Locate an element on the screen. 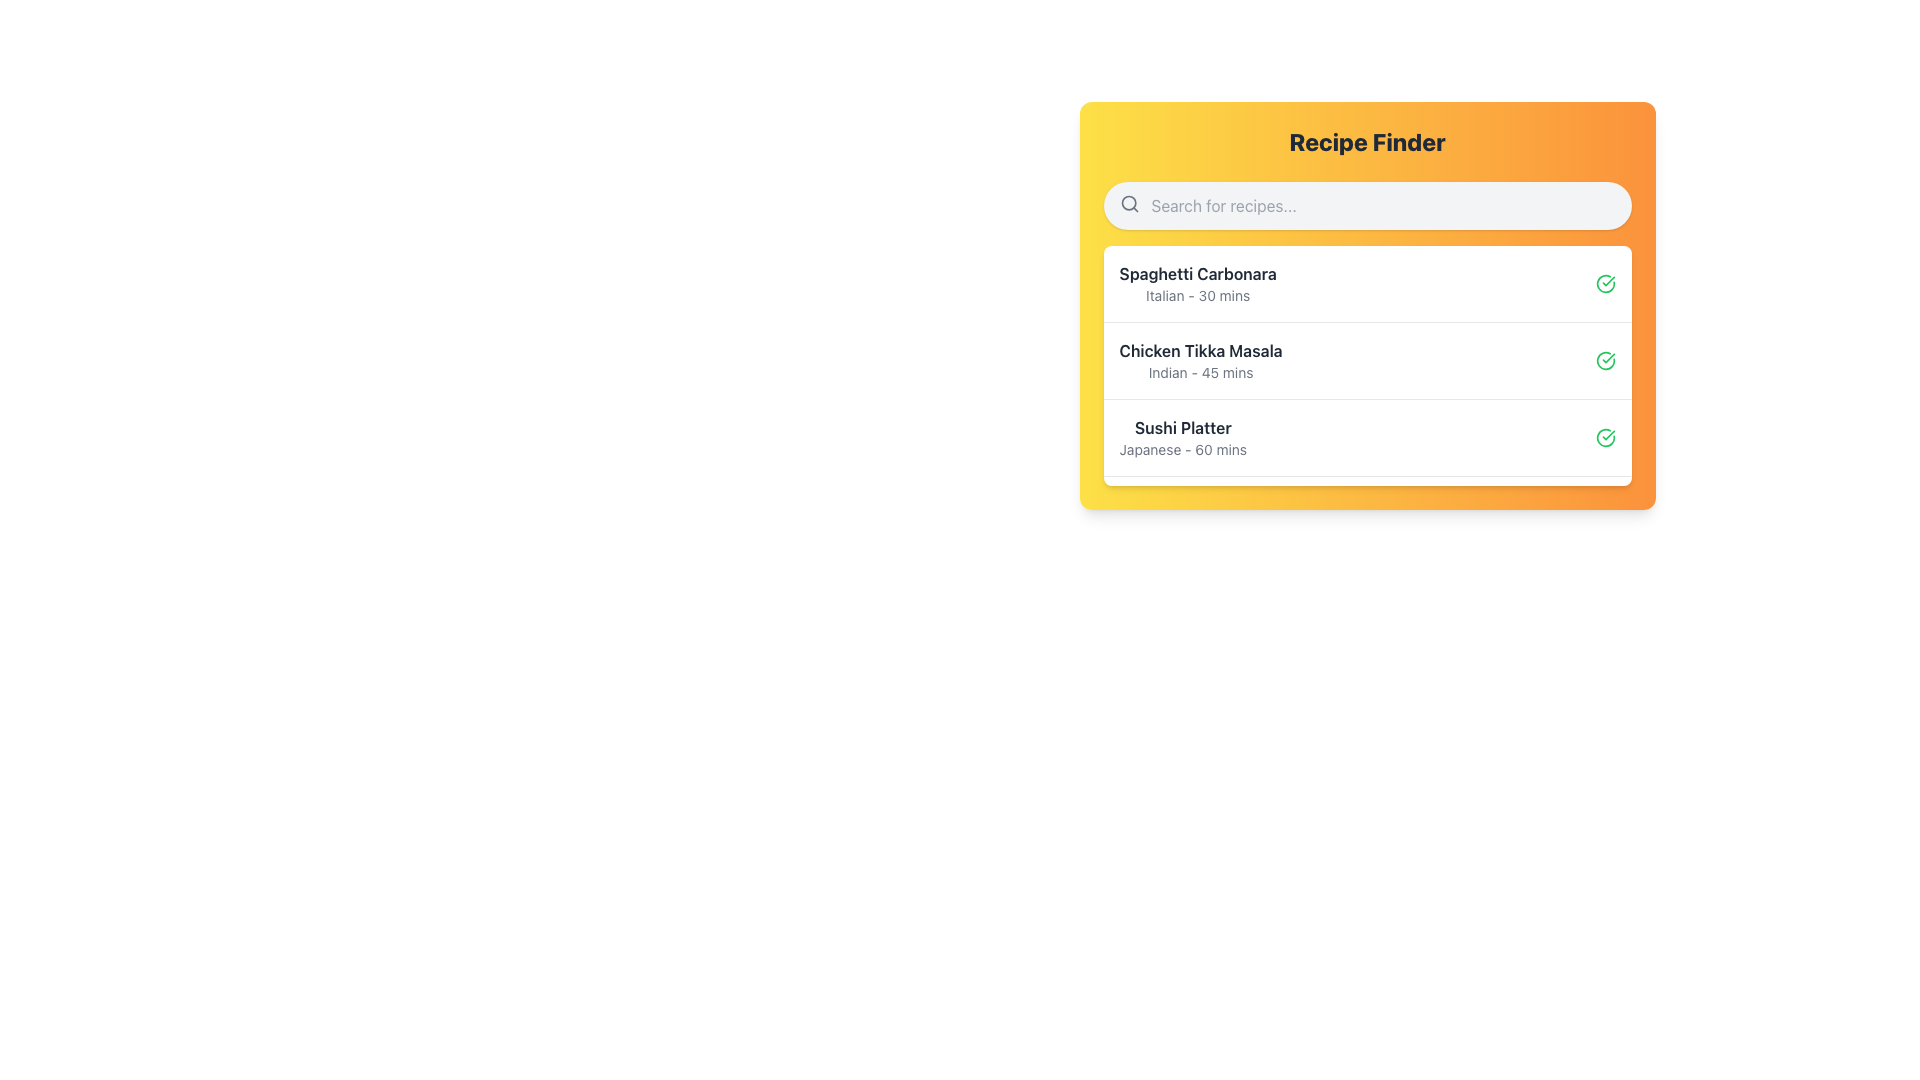  the topmost recipe list item titled 'Spaghetti Carbonara' is located at coordinates (1198, 284).